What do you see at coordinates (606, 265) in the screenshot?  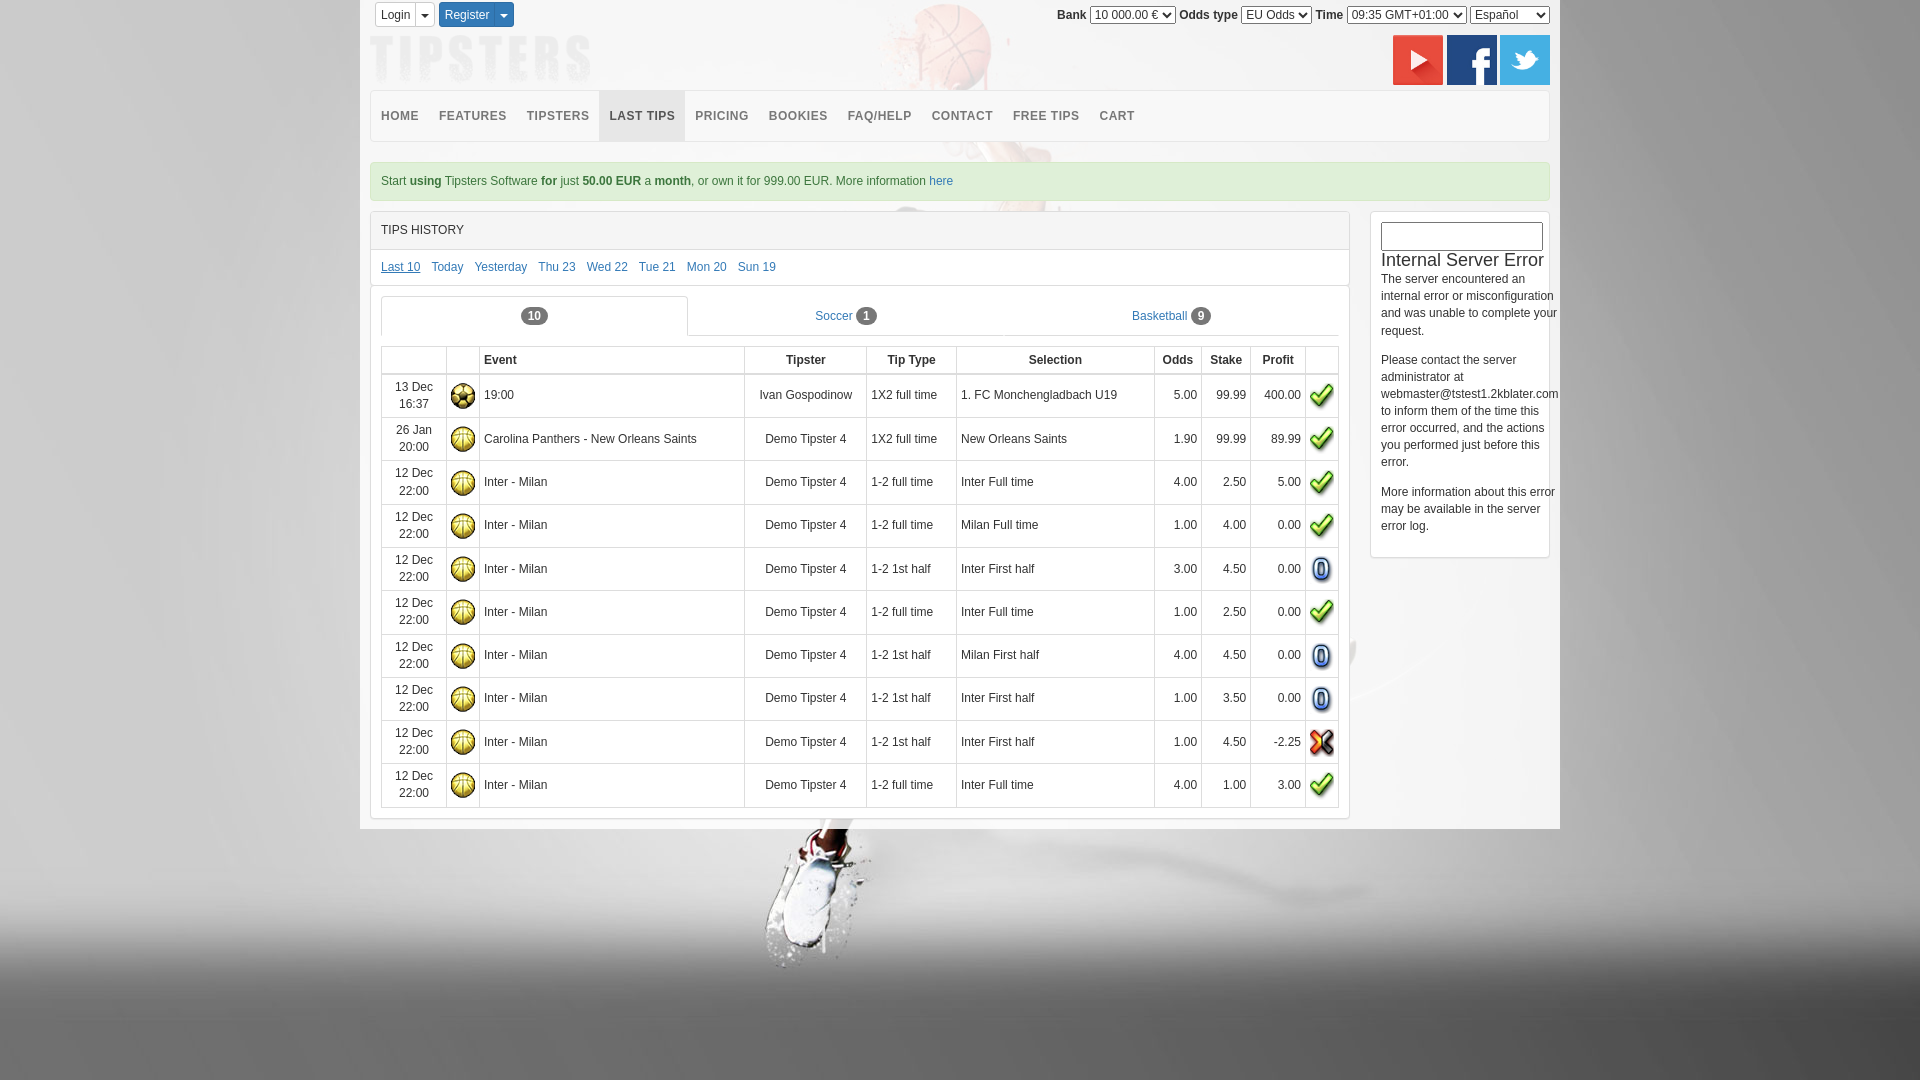 I see `'Wed 22'` at bounding box center [606, 265].